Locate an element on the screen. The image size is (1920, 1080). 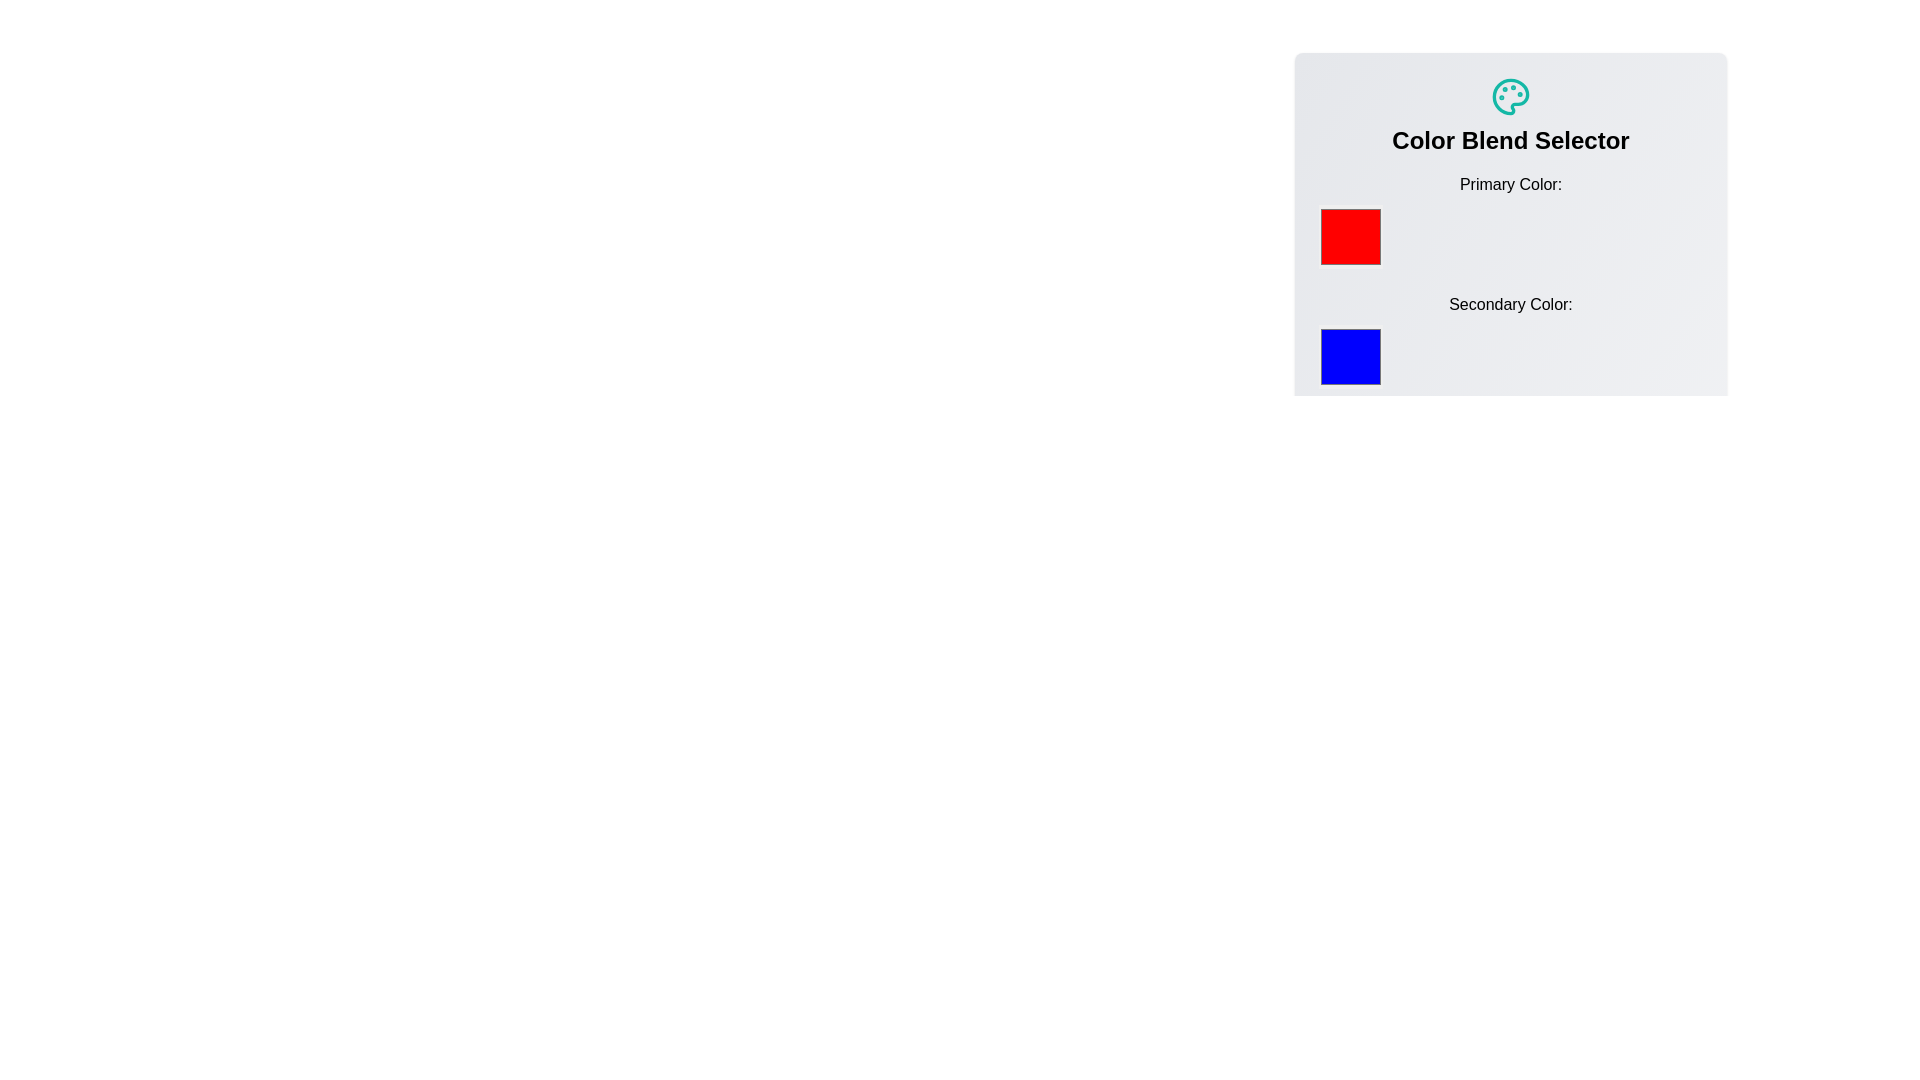
the square color selector with a red fill, located under the 'Primary Color:' label, to prepare for further interaction is located at coordinates (1350, 235).